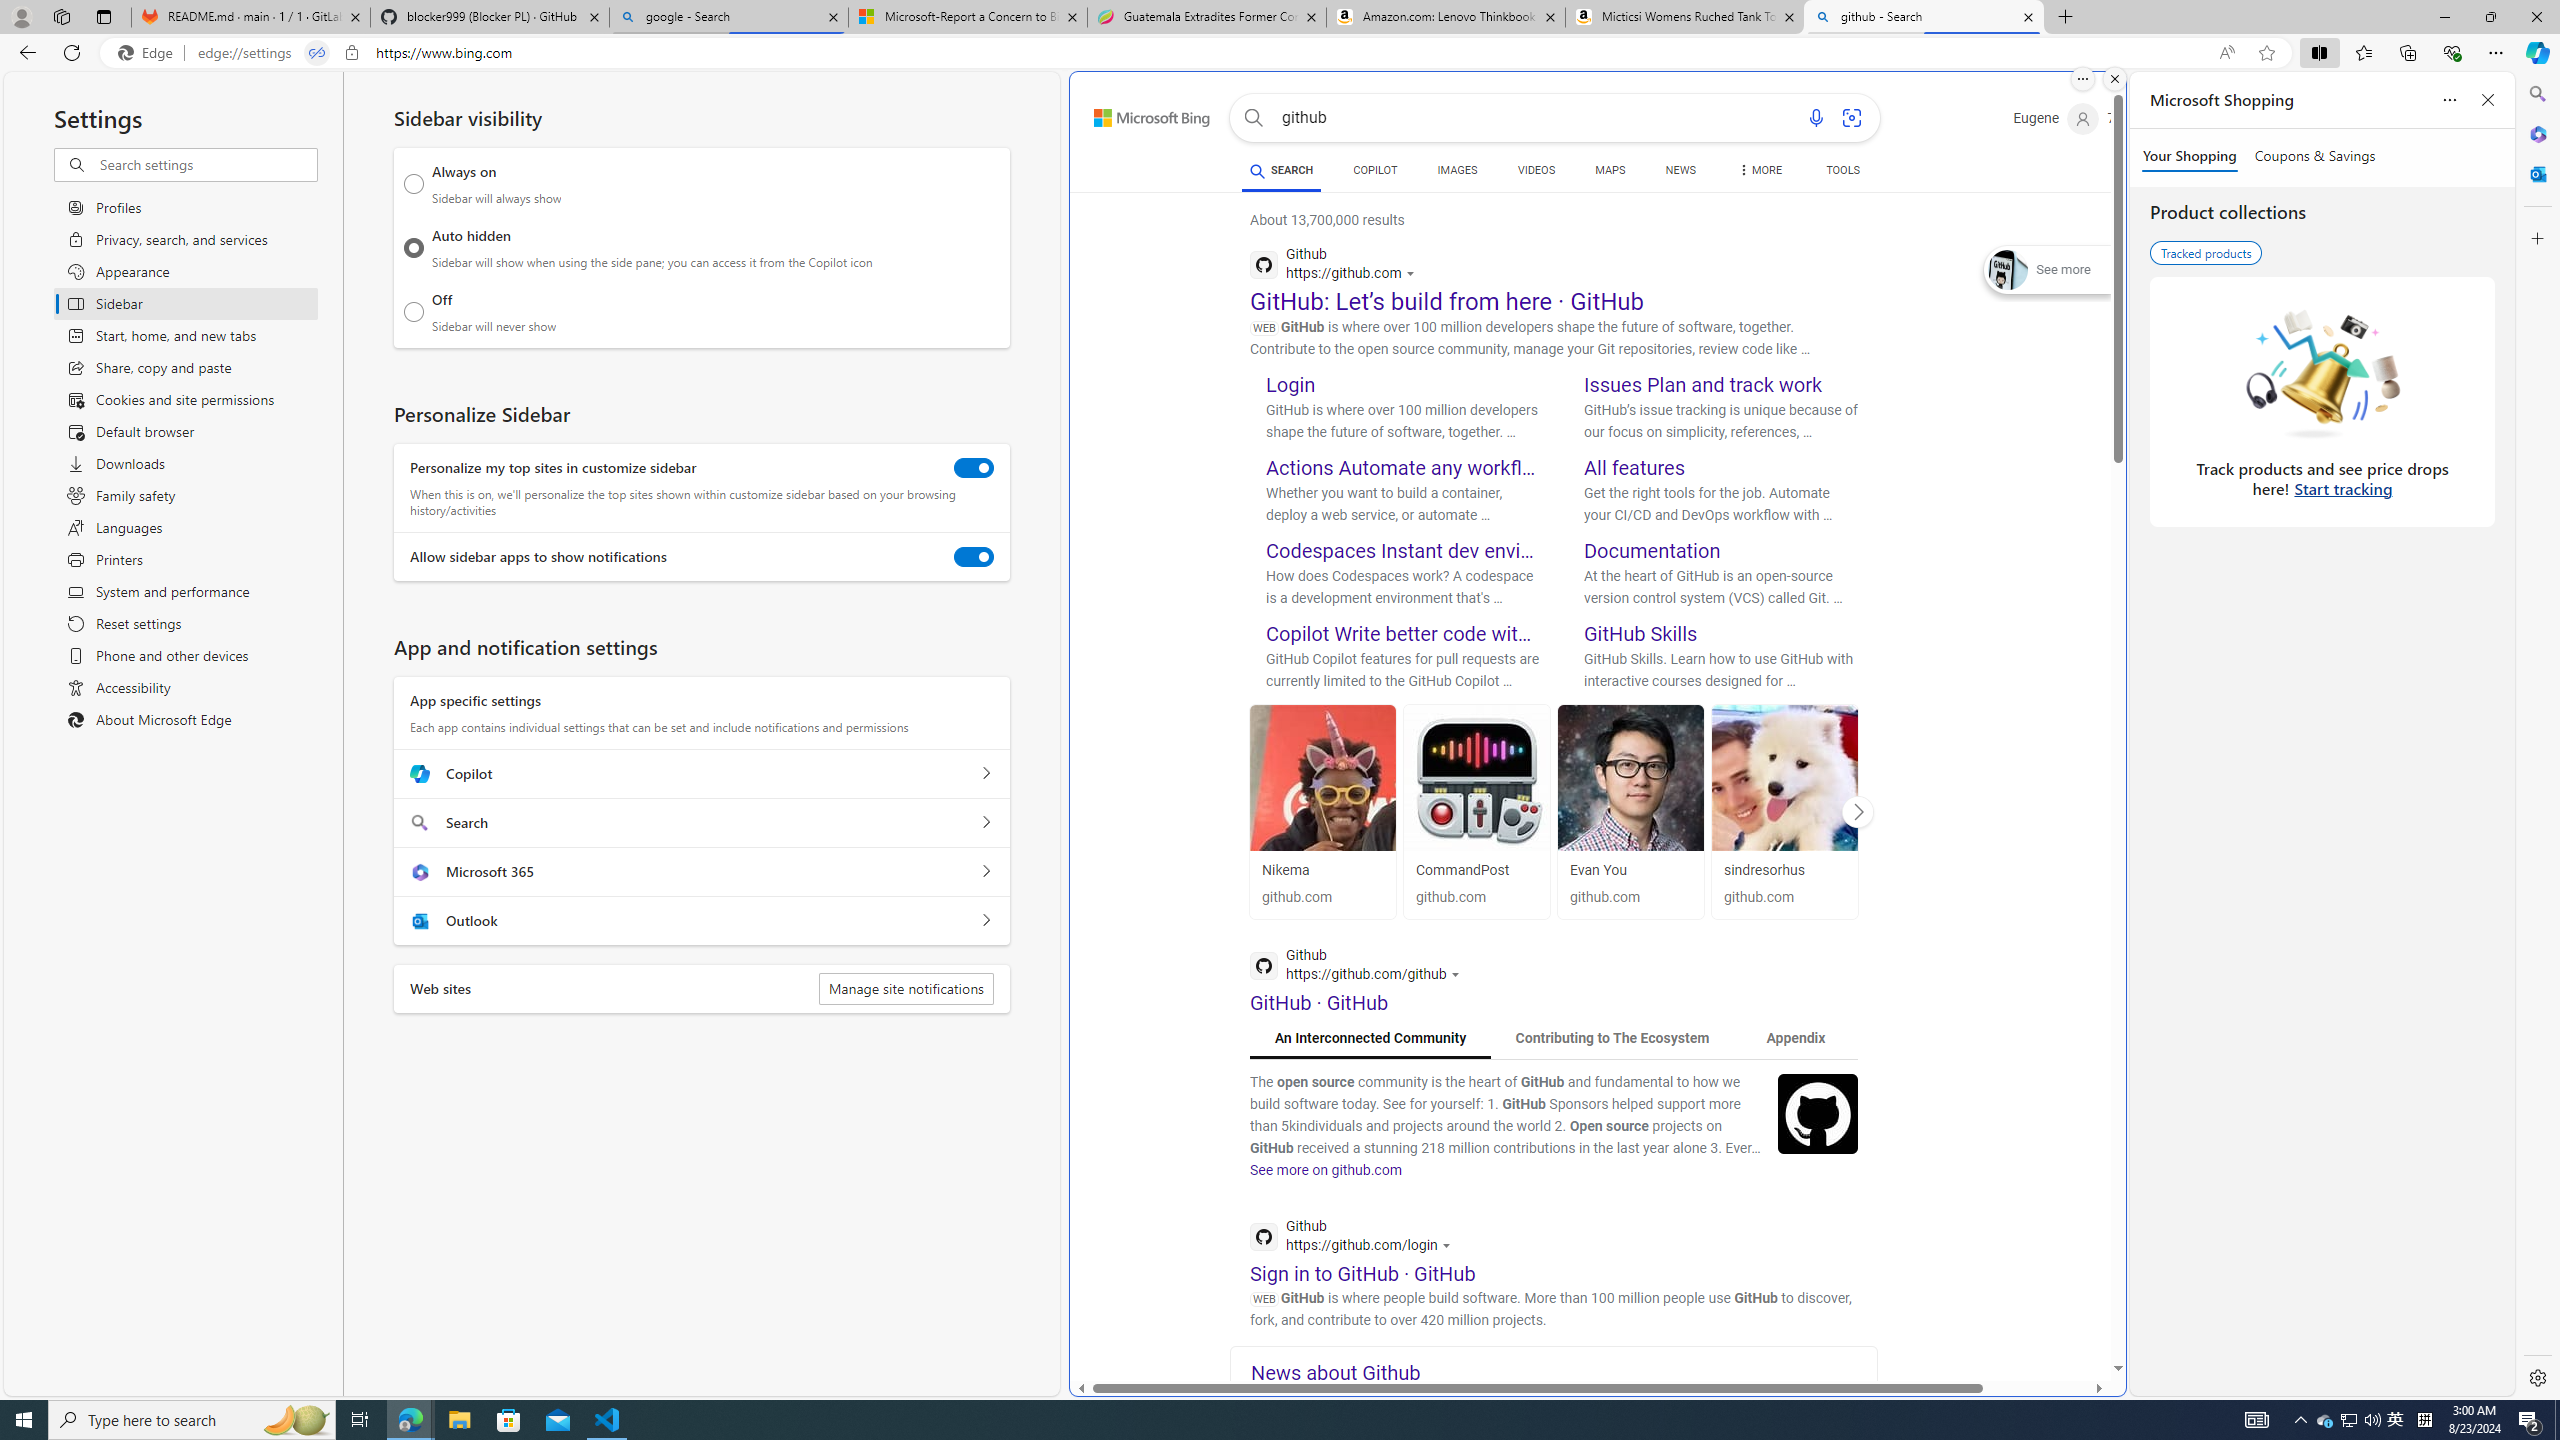 The image size is (2560, 1440). What do you see at coordinates (1850, 118) in the screenshot?
I see `'Search using an image'` at bounding box center [1850, 118].